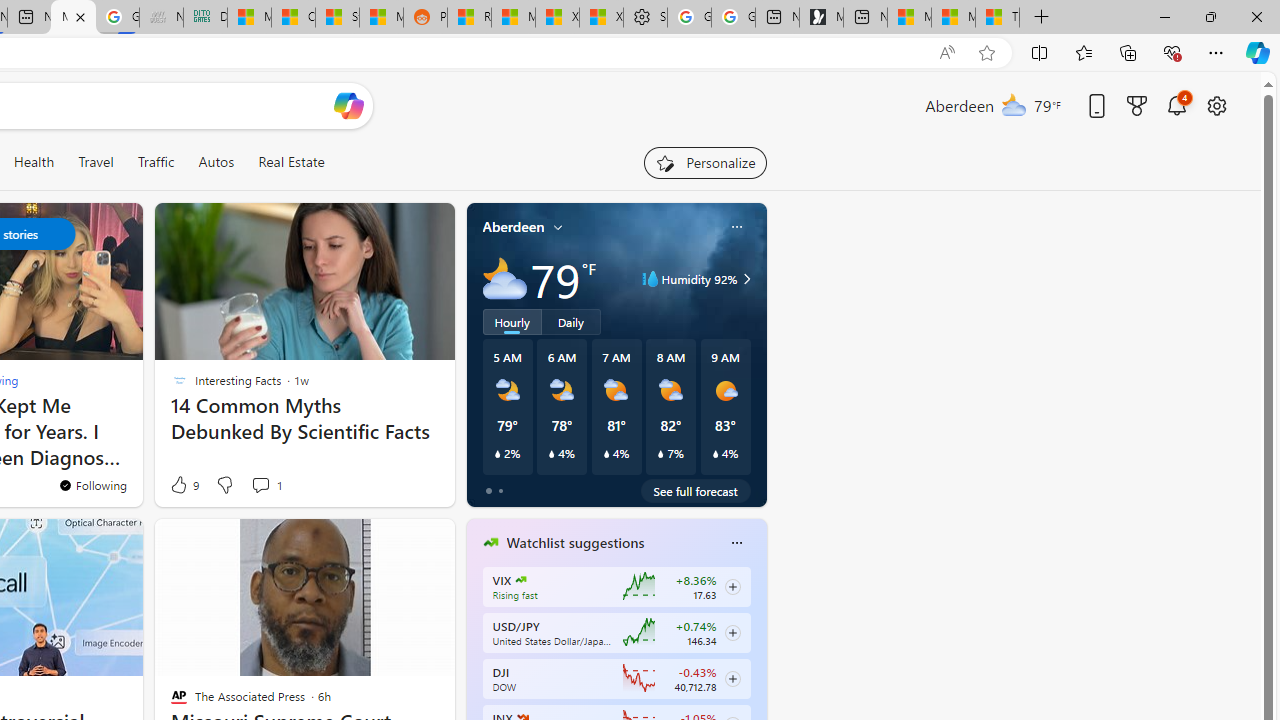 The height and width of the screenshot is (720, 1280). Describe the element at coordinates (265, 484) in the screenshot. I see `'View comments 1 Comment'` at that location.